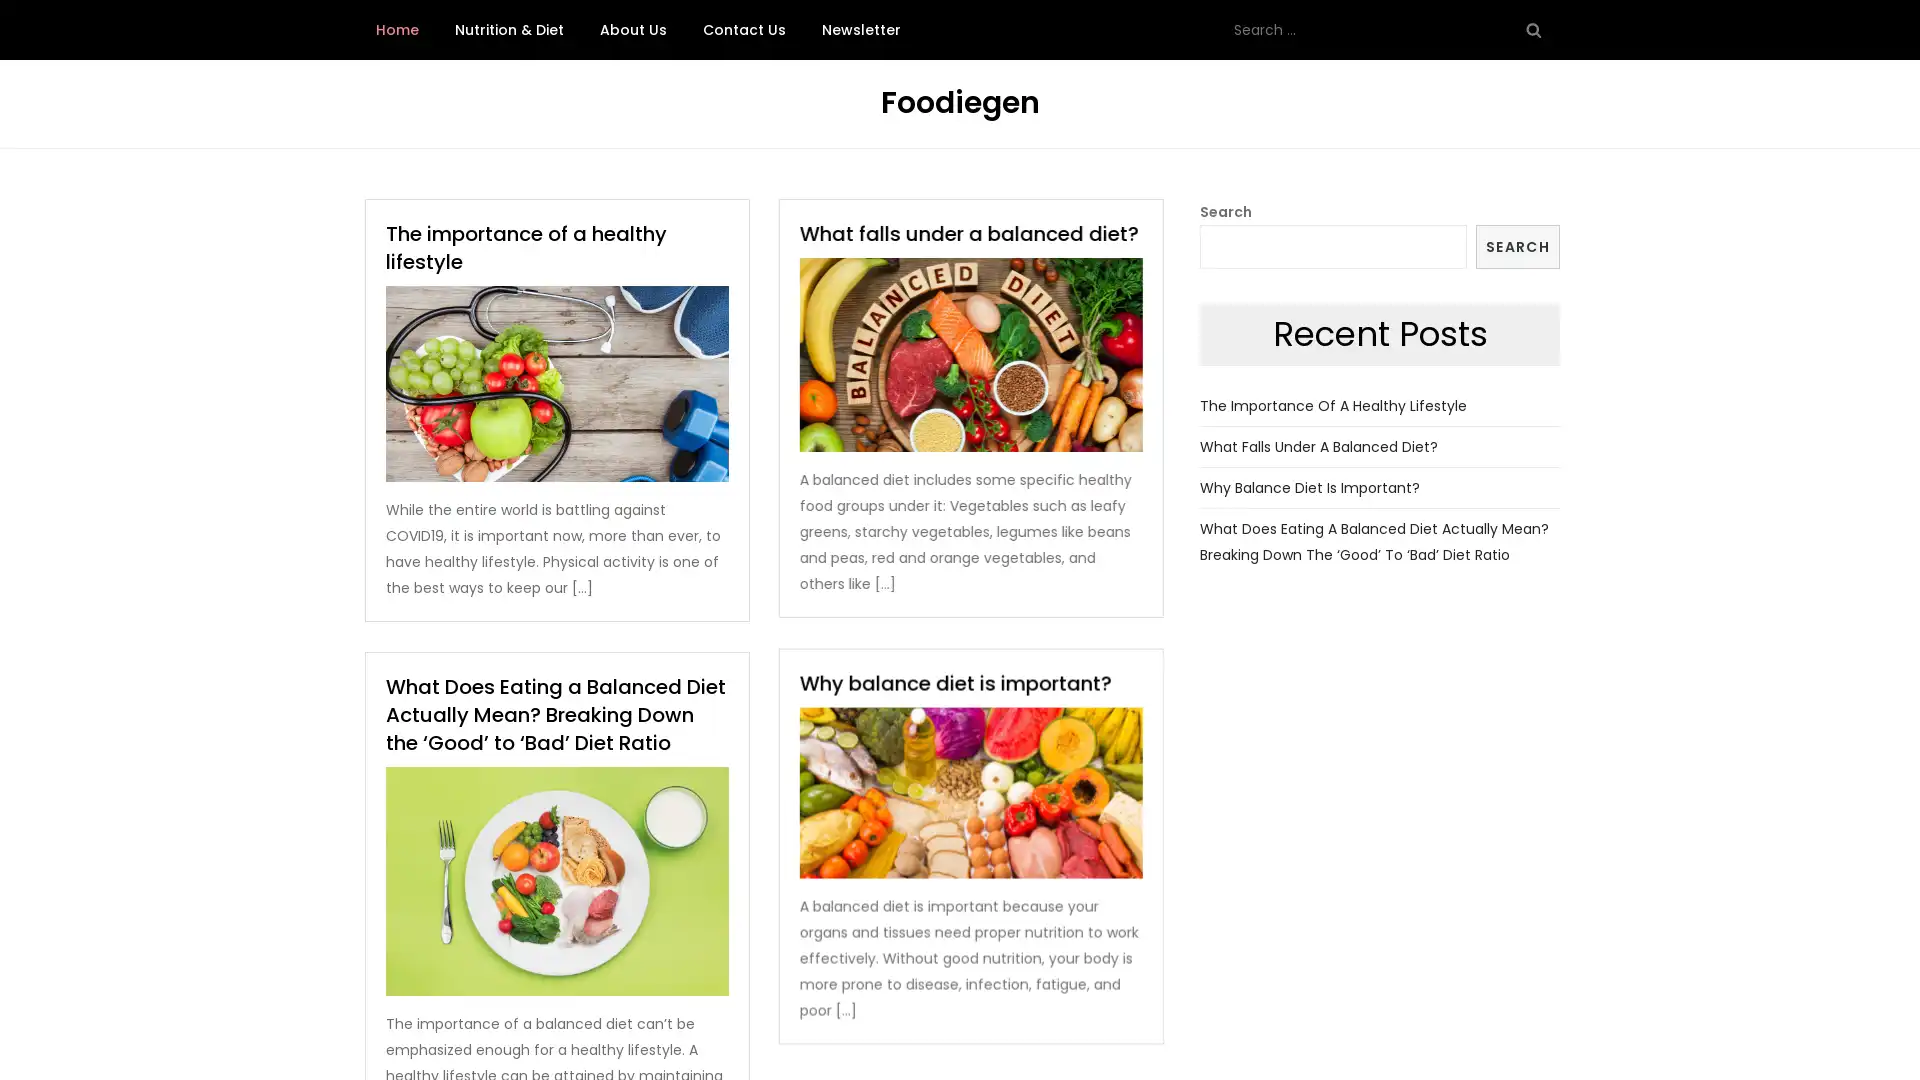  Describe the element at coordinates (1517, 245) in the screenshot. I see `SEARCH` at that location.